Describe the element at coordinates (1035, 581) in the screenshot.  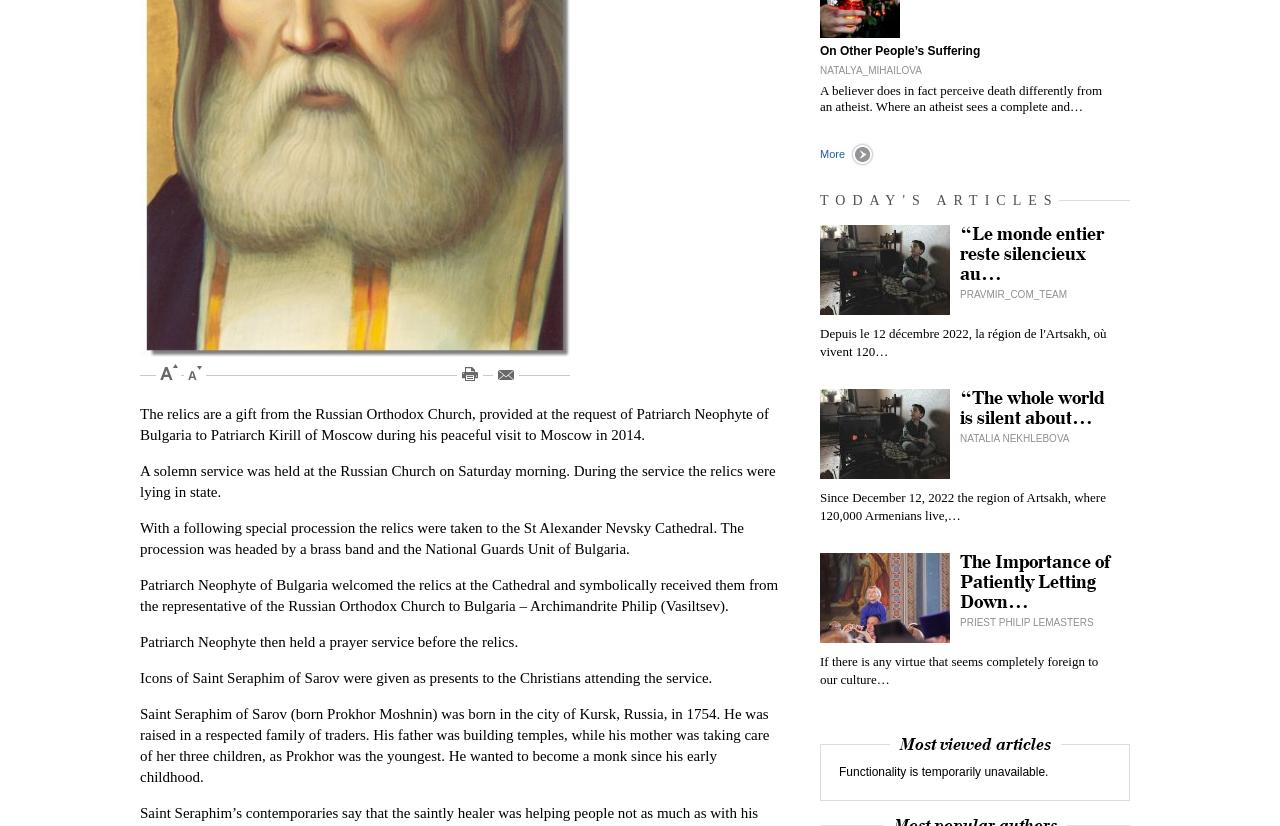
I see `'The Importance of Patiently Letting Down…'` at that location.